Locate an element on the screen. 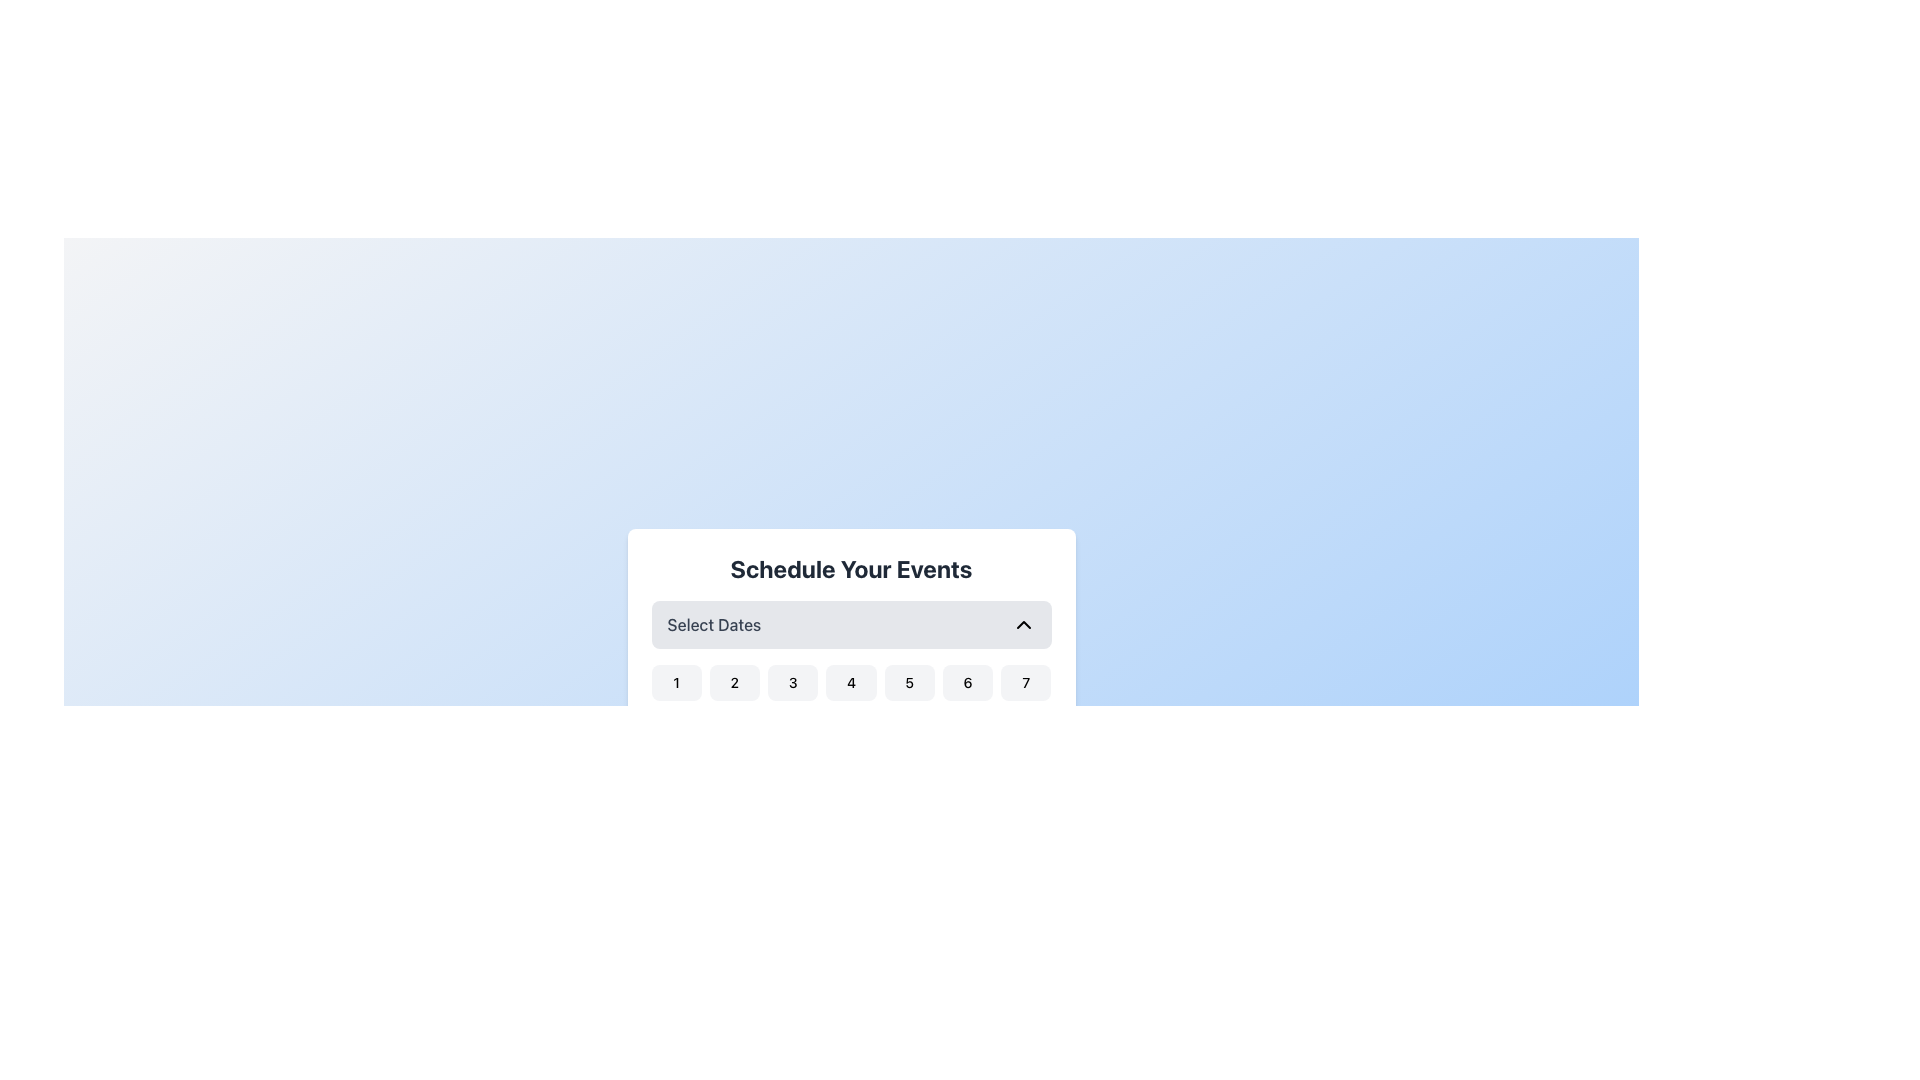 The width and height of the screenshot is (1920, 1080). the button representing the number 5 in the grid layout, positioned as the 5th element from the left is located at coordinates (908, 682).